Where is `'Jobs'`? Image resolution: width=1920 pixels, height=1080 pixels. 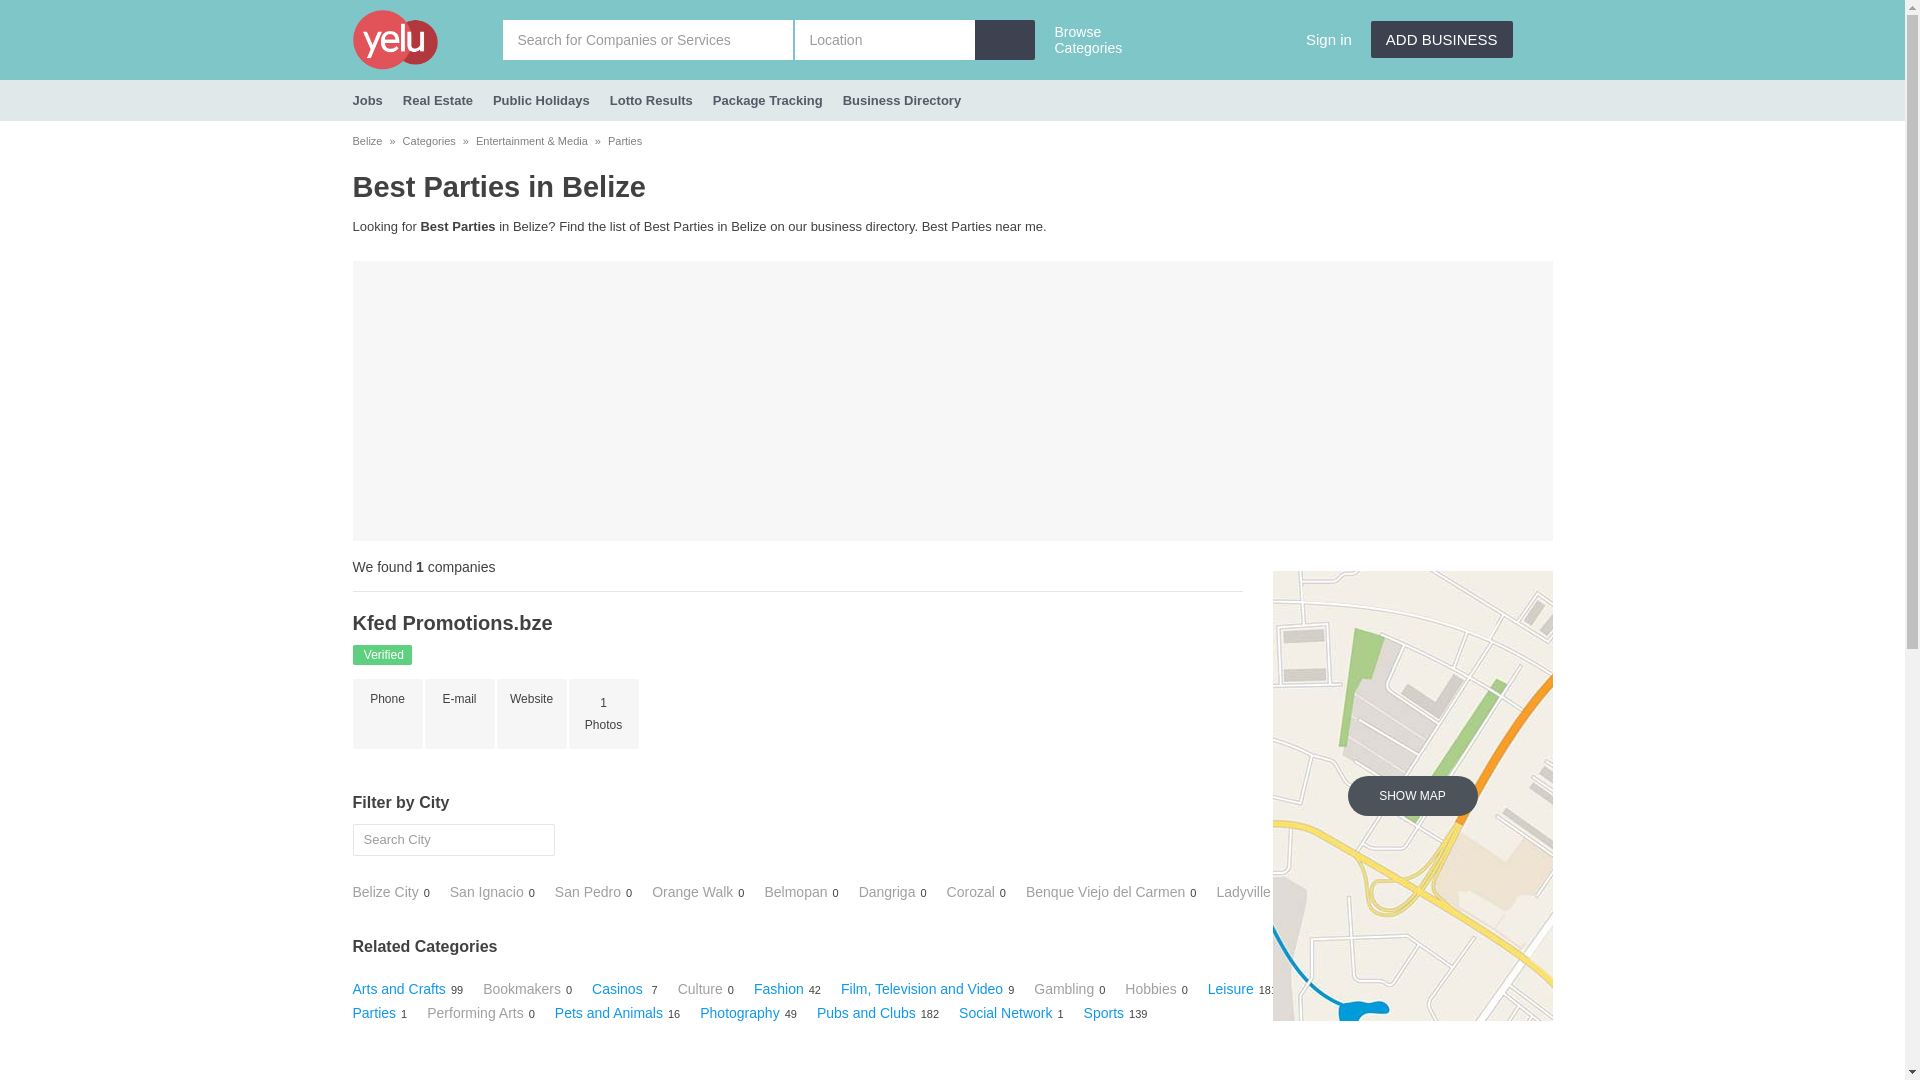 'Jobs' is located at coordinates (366, 100).